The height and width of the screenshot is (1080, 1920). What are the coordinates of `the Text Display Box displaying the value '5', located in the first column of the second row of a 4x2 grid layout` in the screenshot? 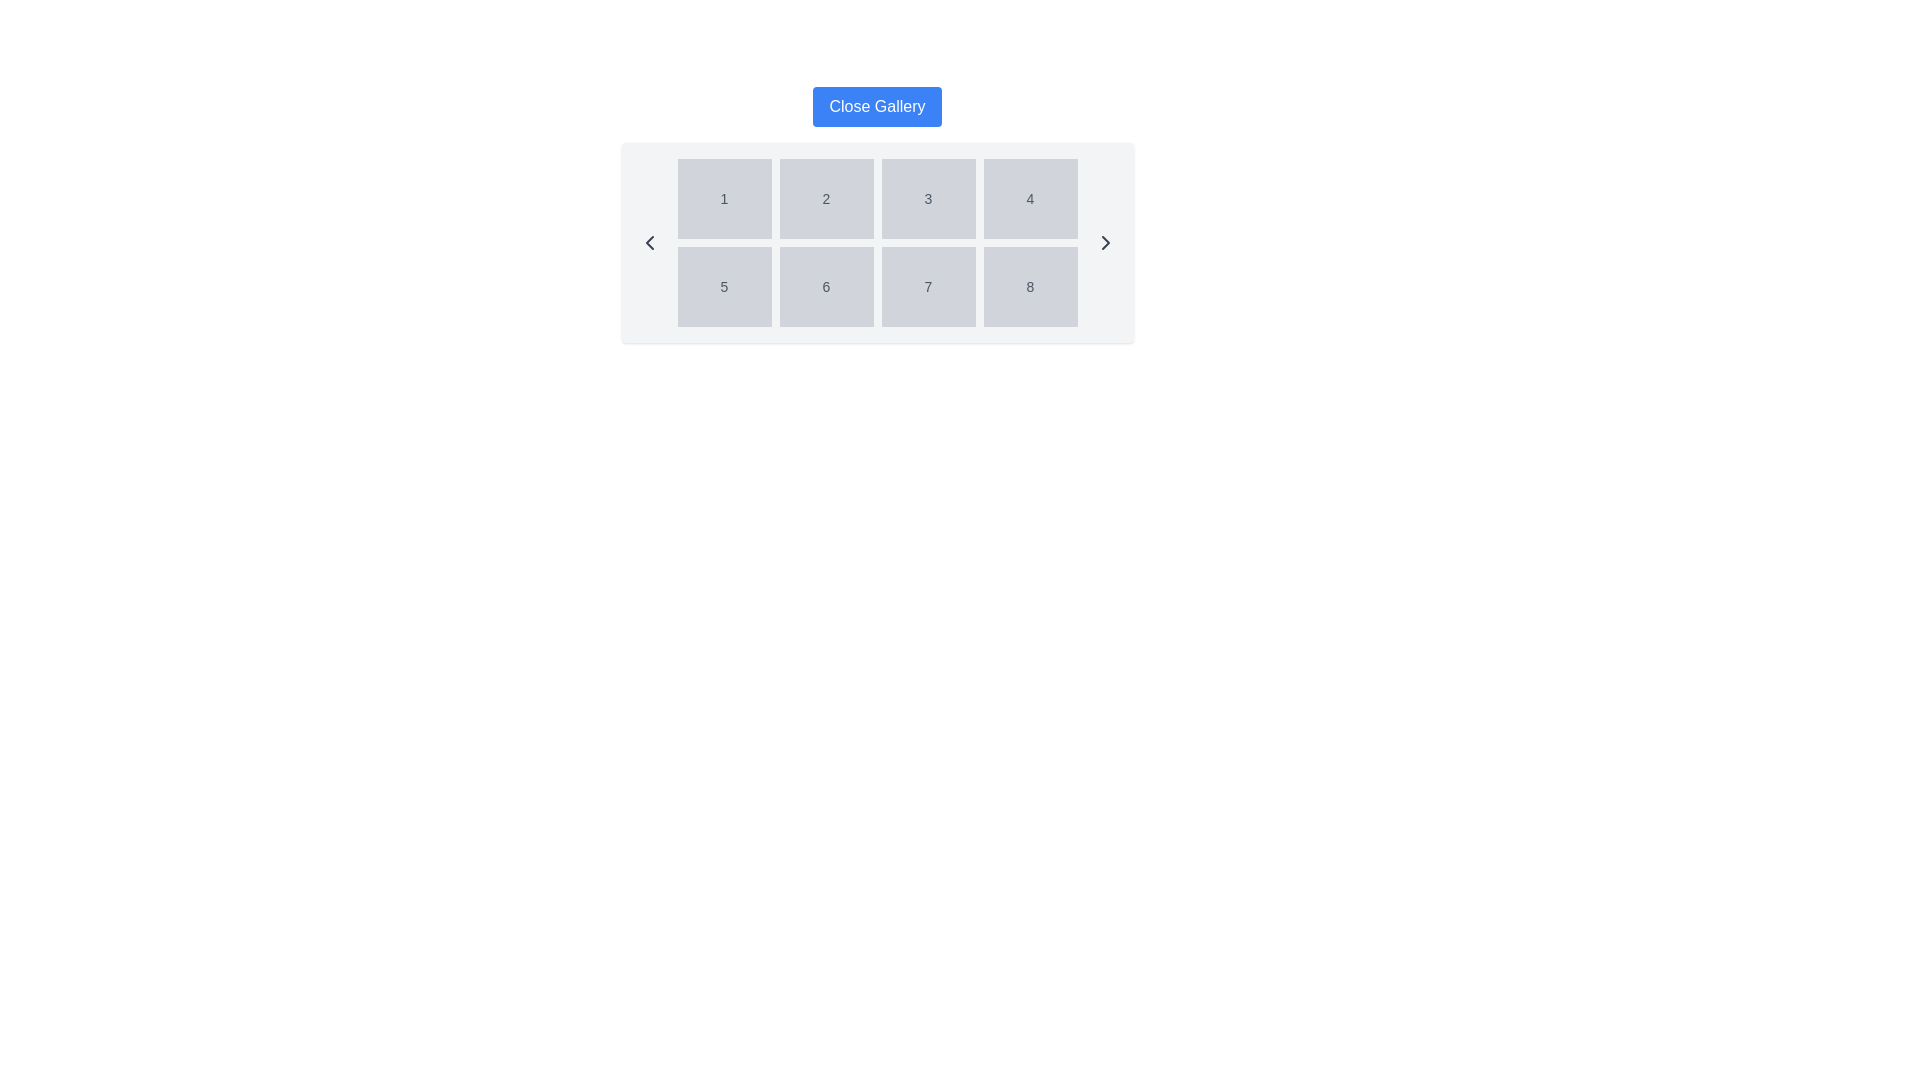 It's located at (723, 286).